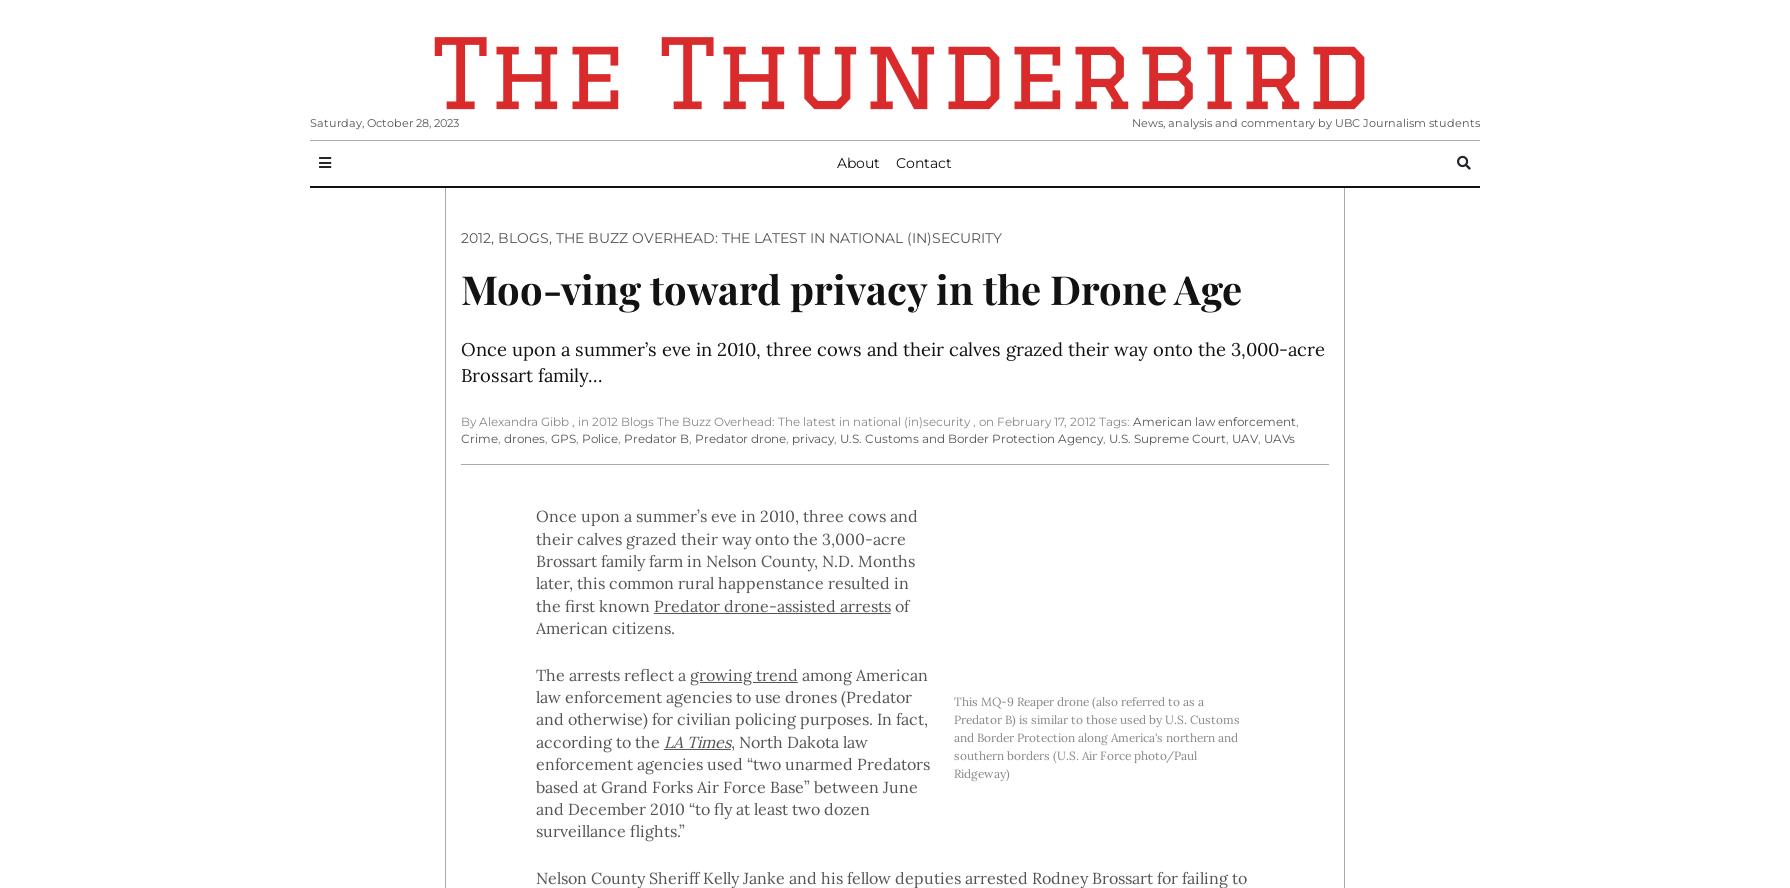 This screenshot has width=1790, height=888. What do you see at coordinates (522, 237) in the screenshot?
I see `'Blogs'` at bounding box center [522, 237].